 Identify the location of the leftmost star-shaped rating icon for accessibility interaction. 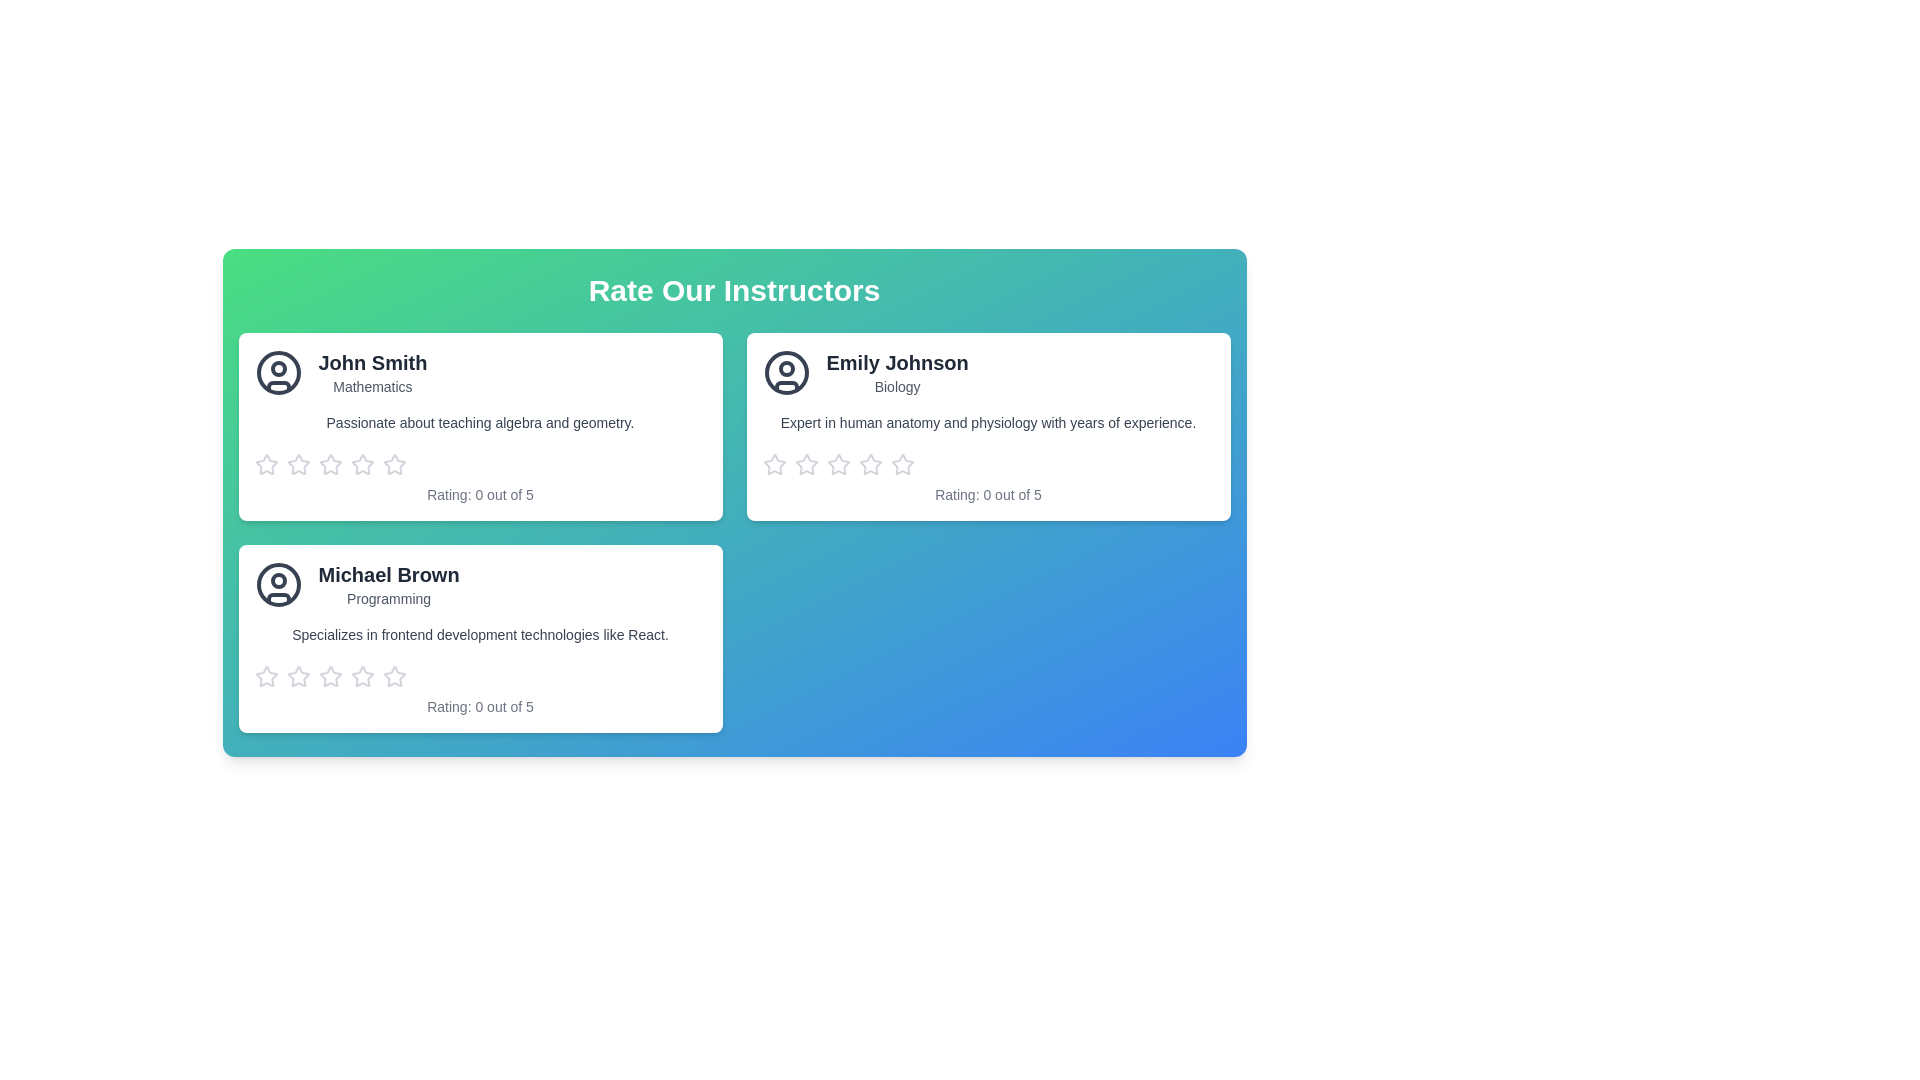
(265, 464).